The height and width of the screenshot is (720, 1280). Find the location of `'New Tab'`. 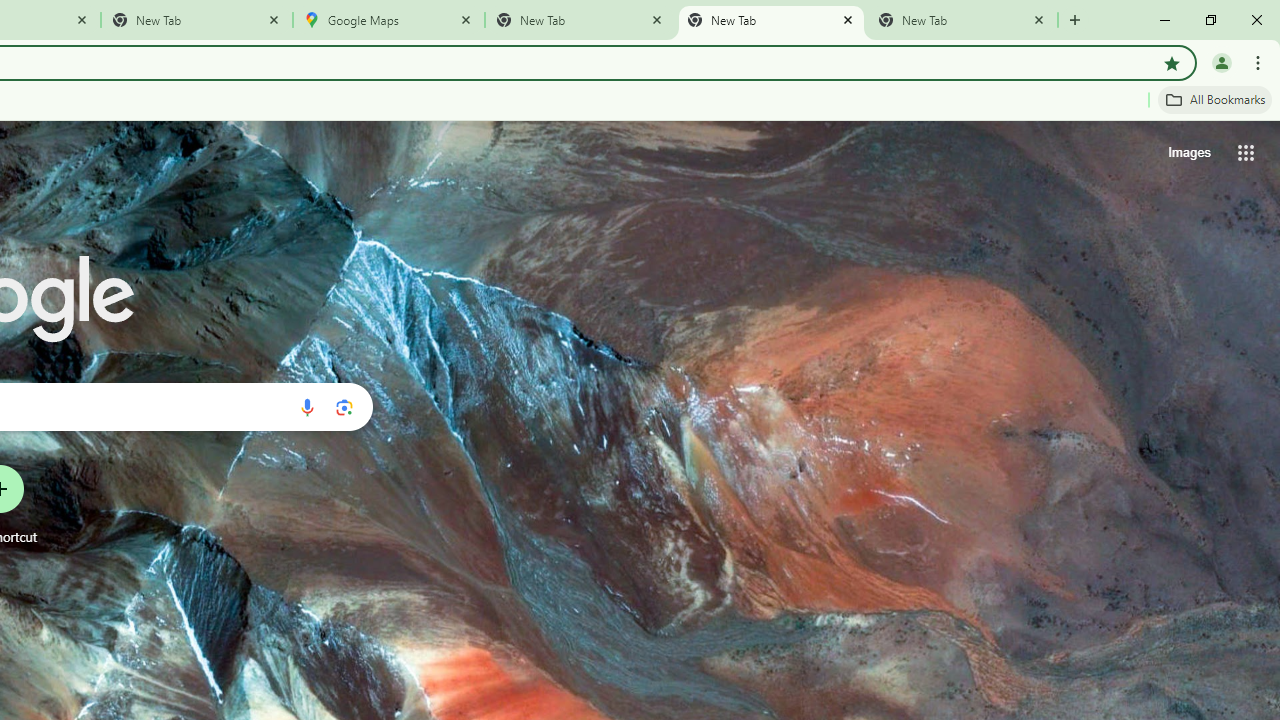

'New Tab' is located at coordinates (197, 20).